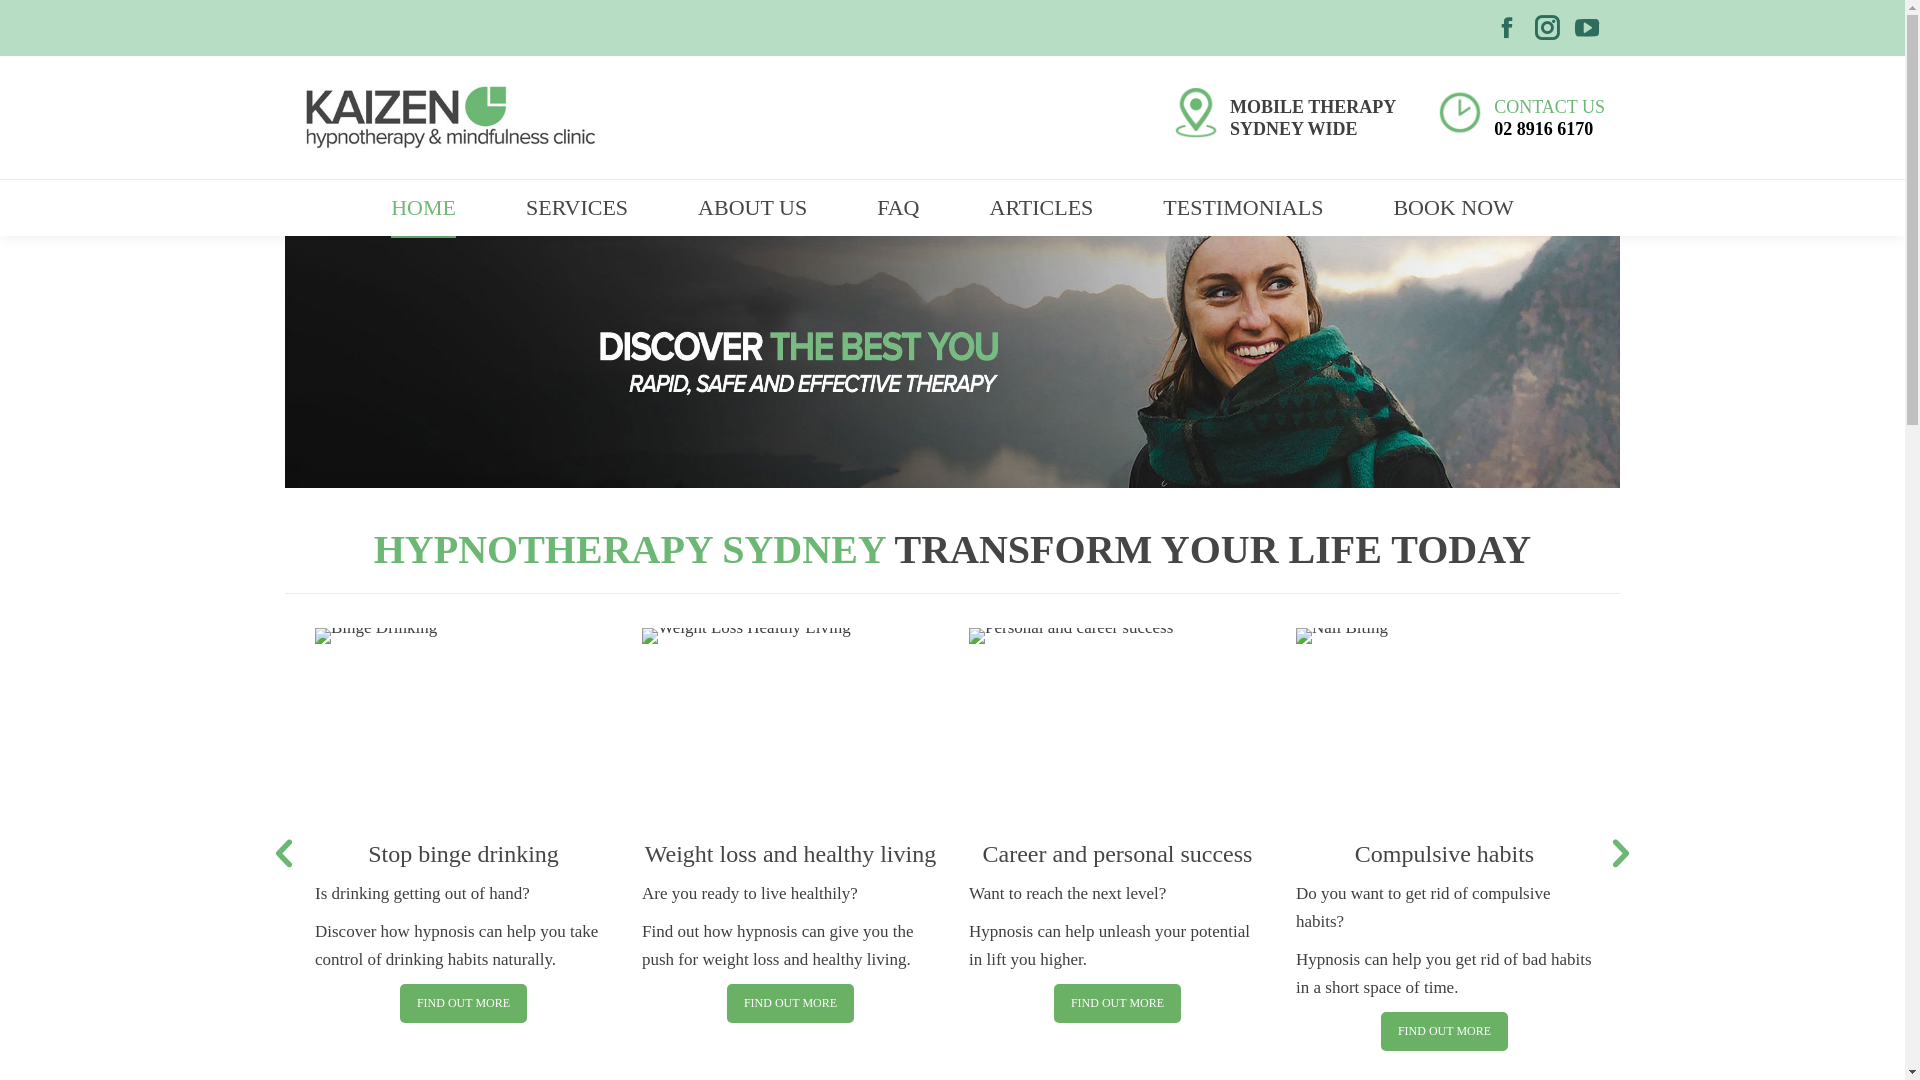  Describe the element at coordinates (1548, 105) in the screenshot. I see `'CONTACT US'` at that location.